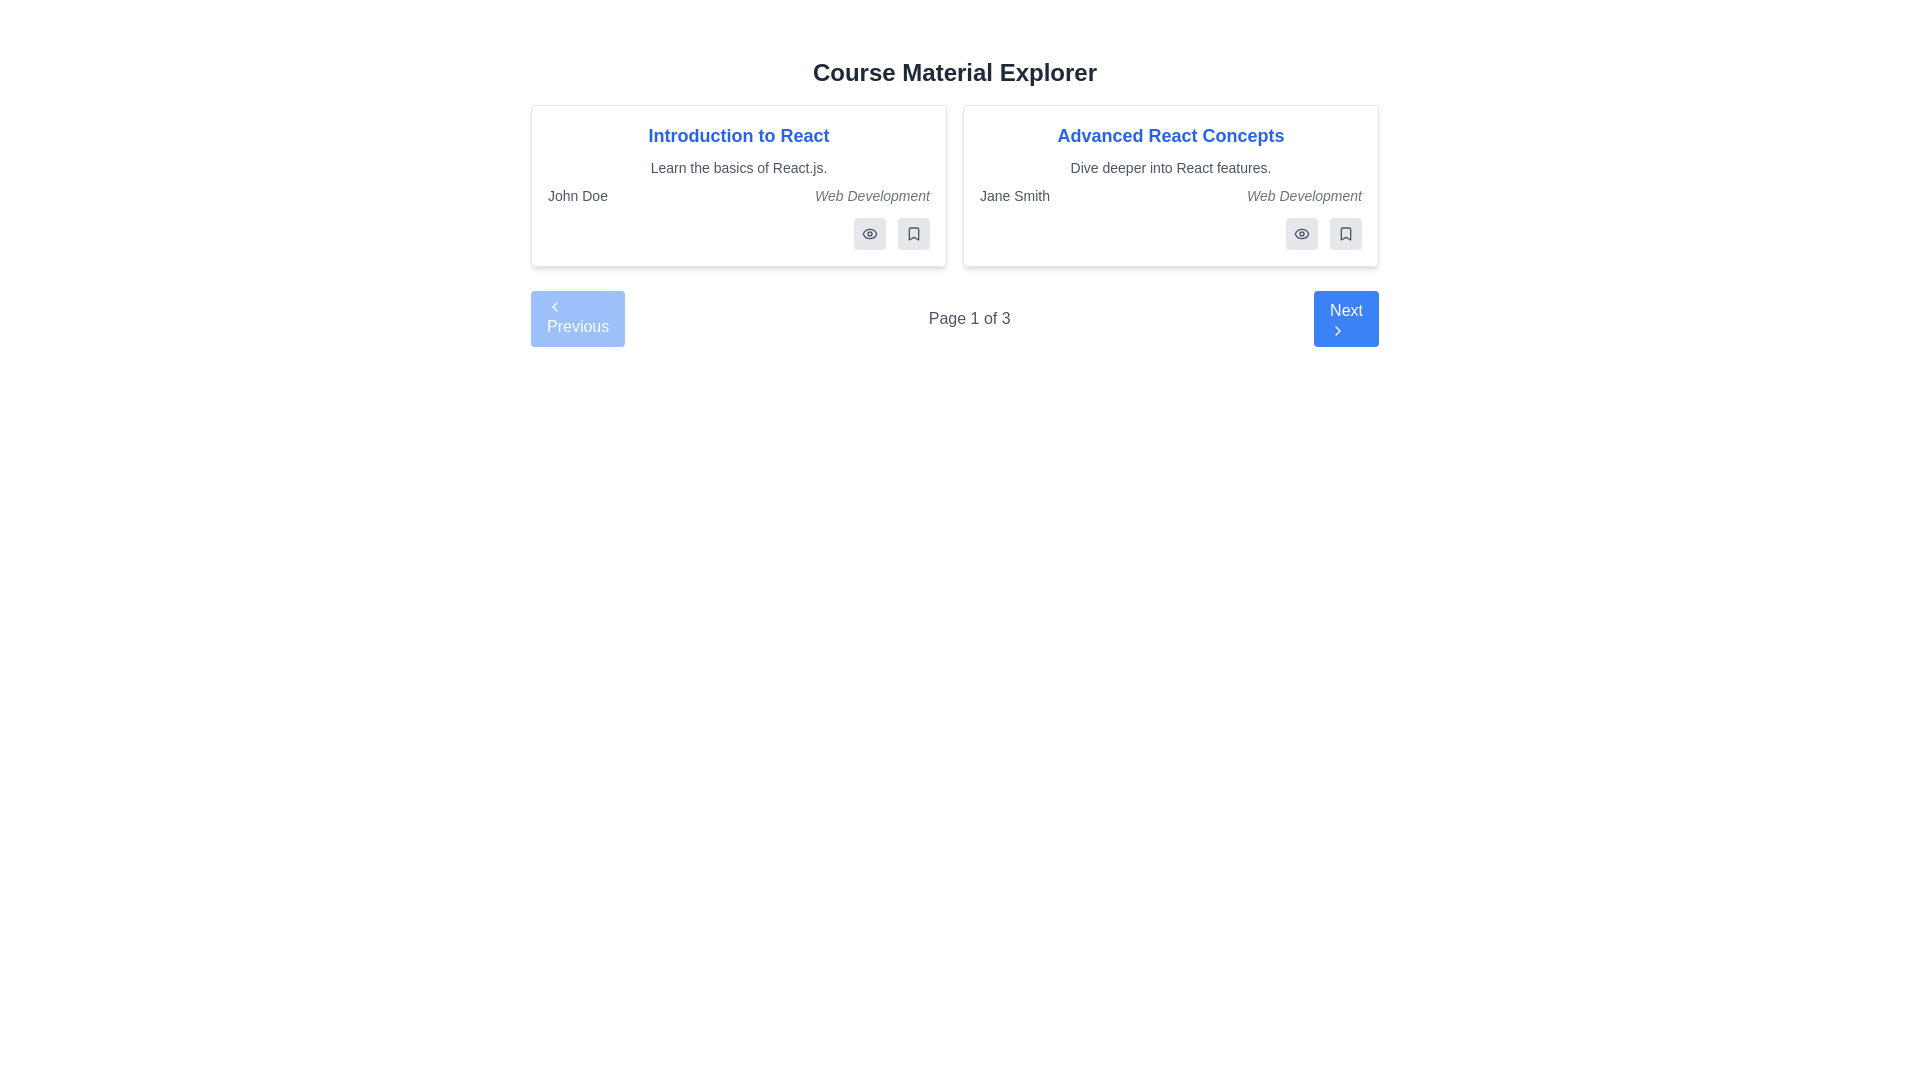 The image size is (1920, 1080). What do you see at coordinates (1015, 196) in the screenshot?
I see `the static text label displaying the author or contributor's name, located within the right card above the 'Web Development' text` at bounding box center [1015, 196].